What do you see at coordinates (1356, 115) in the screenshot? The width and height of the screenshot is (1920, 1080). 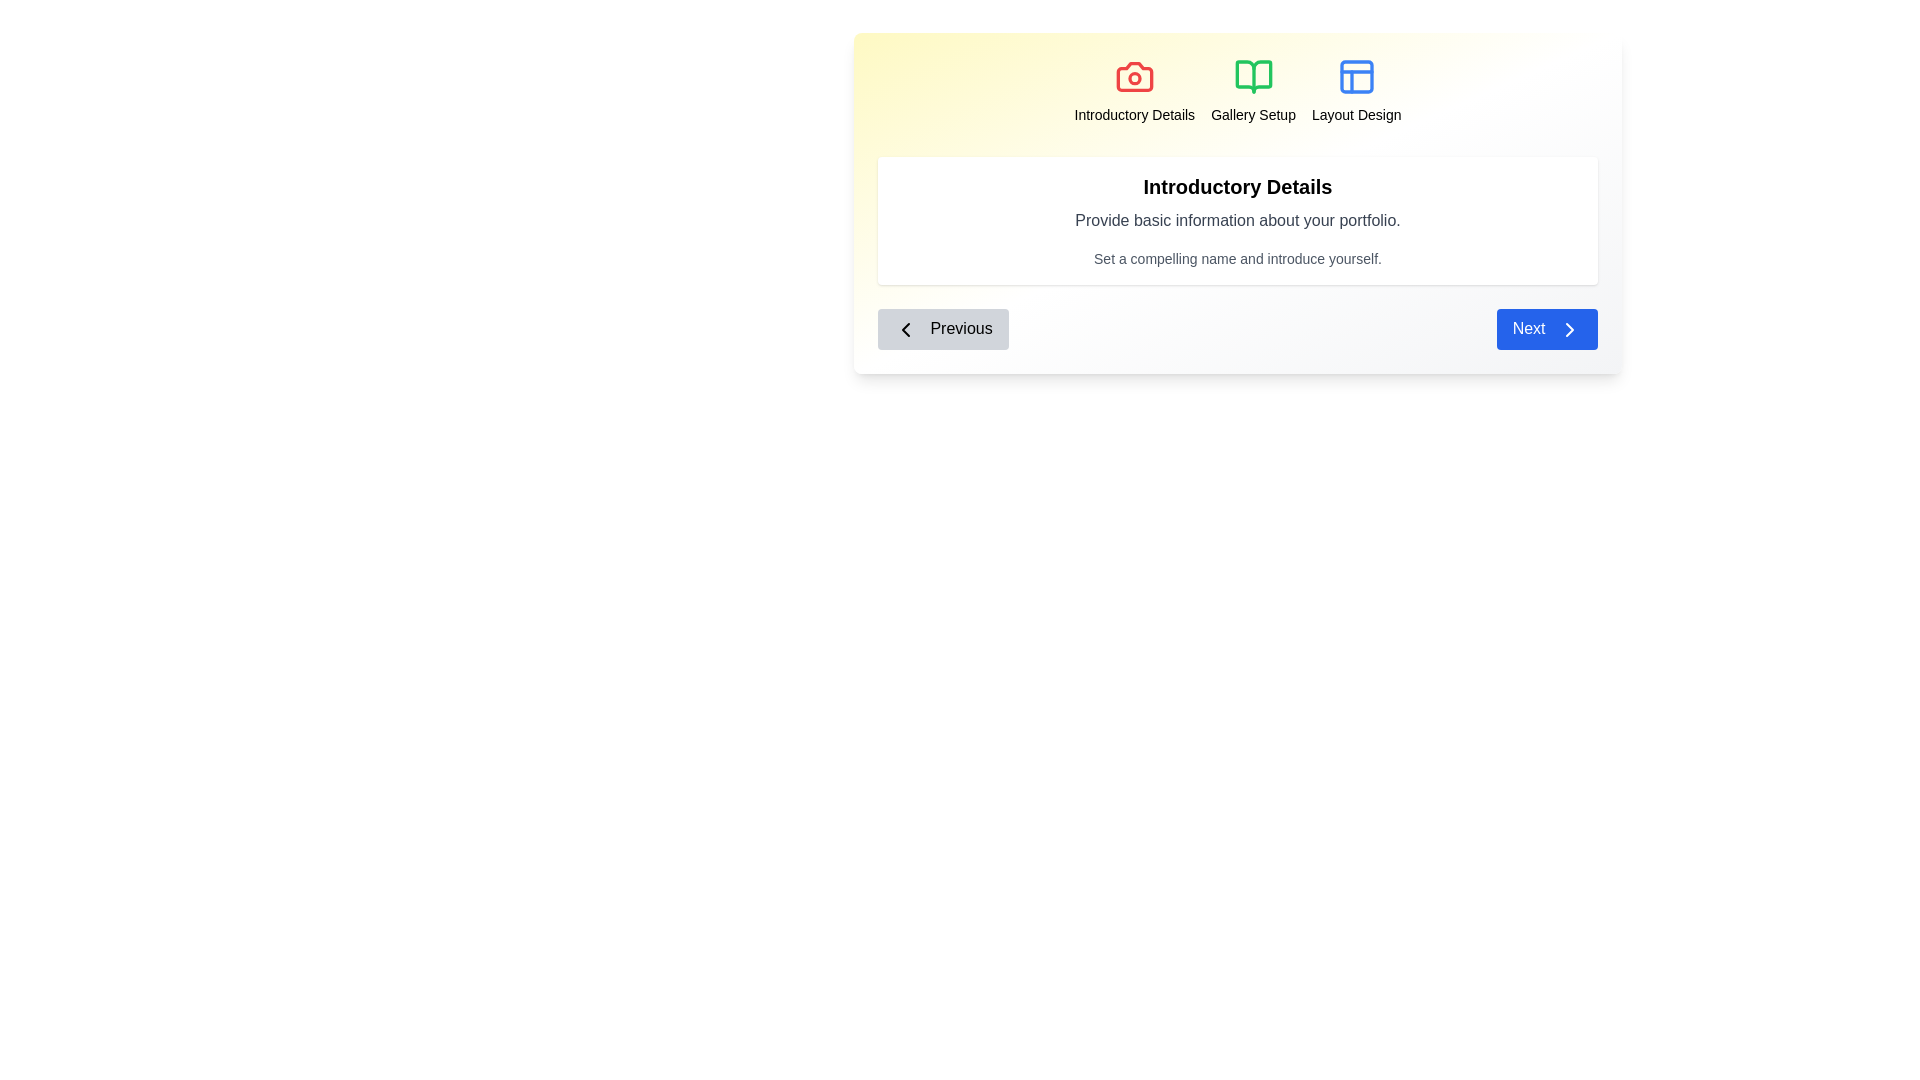 I see `the 'Layout Design' text label, which is styled in a small font size and medium weight, positioned below a blue square icon in a clean layout` at bounding box center [1356, 115].